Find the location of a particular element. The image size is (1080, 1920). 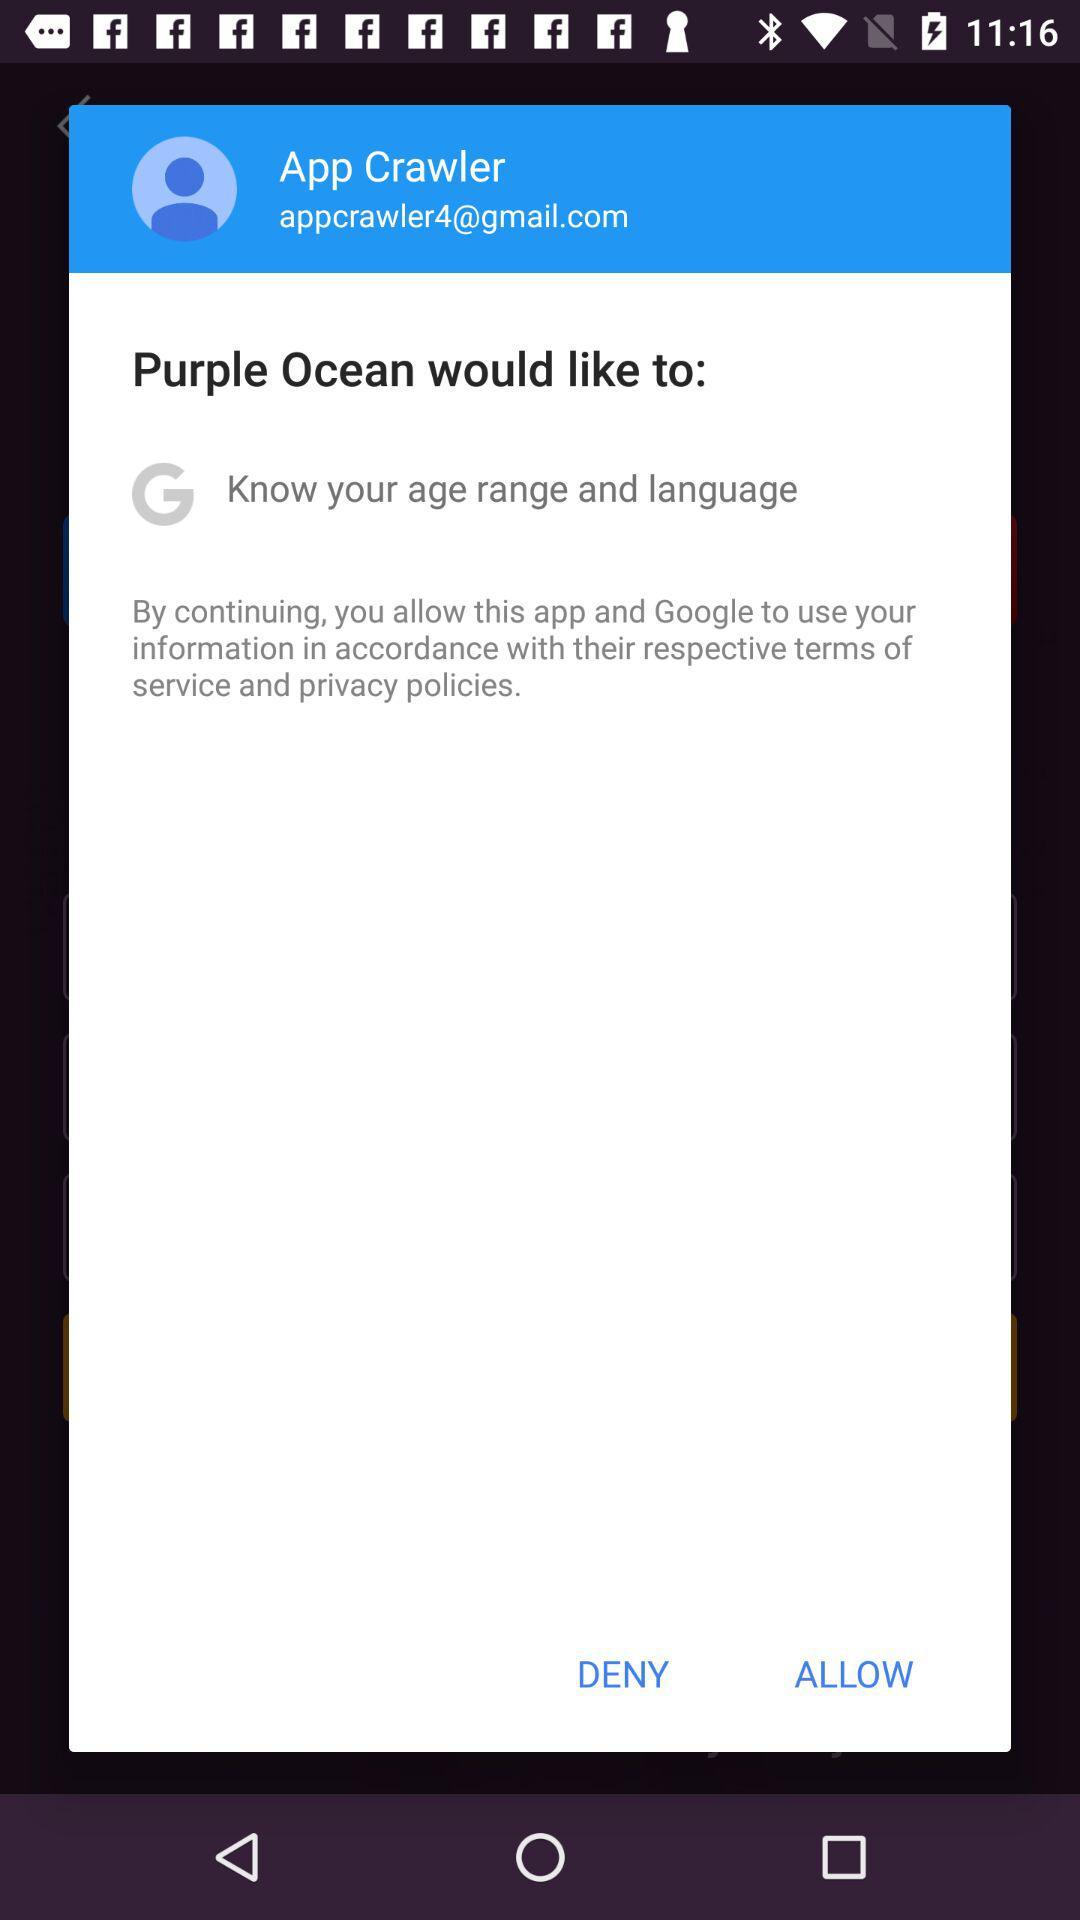

the appcrawler4@gmail.com is located at coordinates (454, 214).